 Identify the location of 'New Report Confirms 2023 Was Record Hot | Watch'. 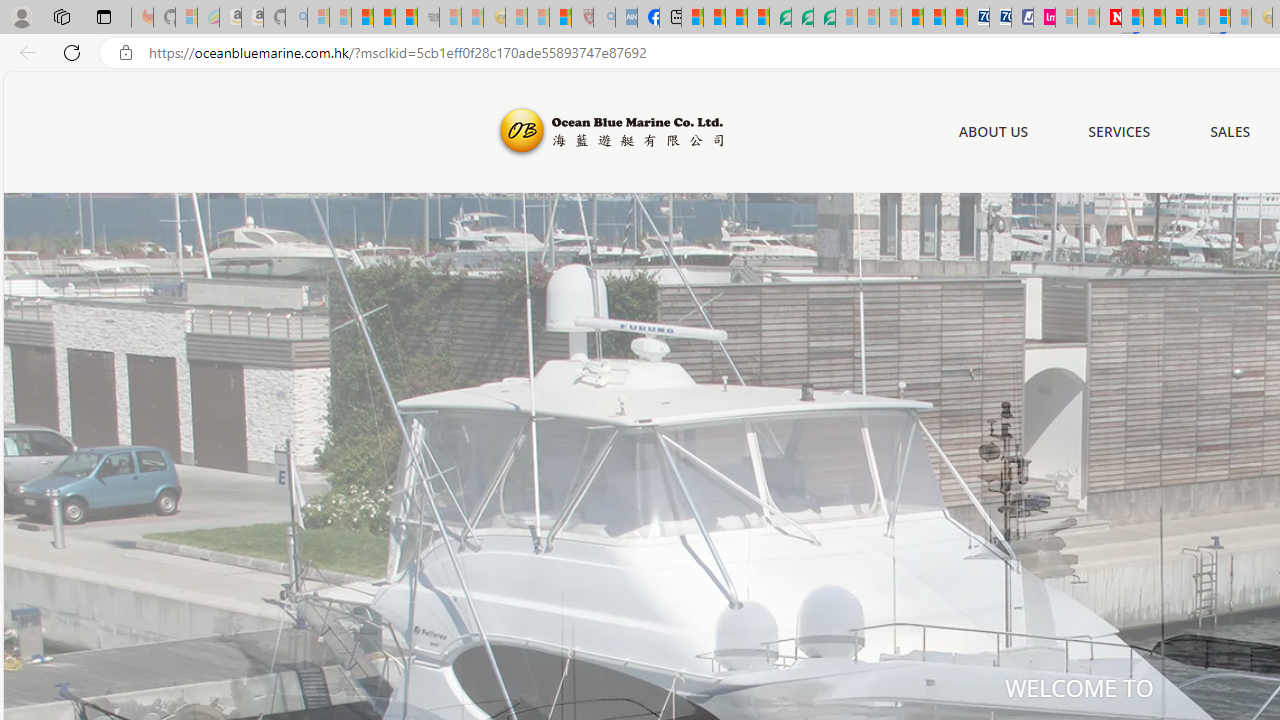
(405, 17).